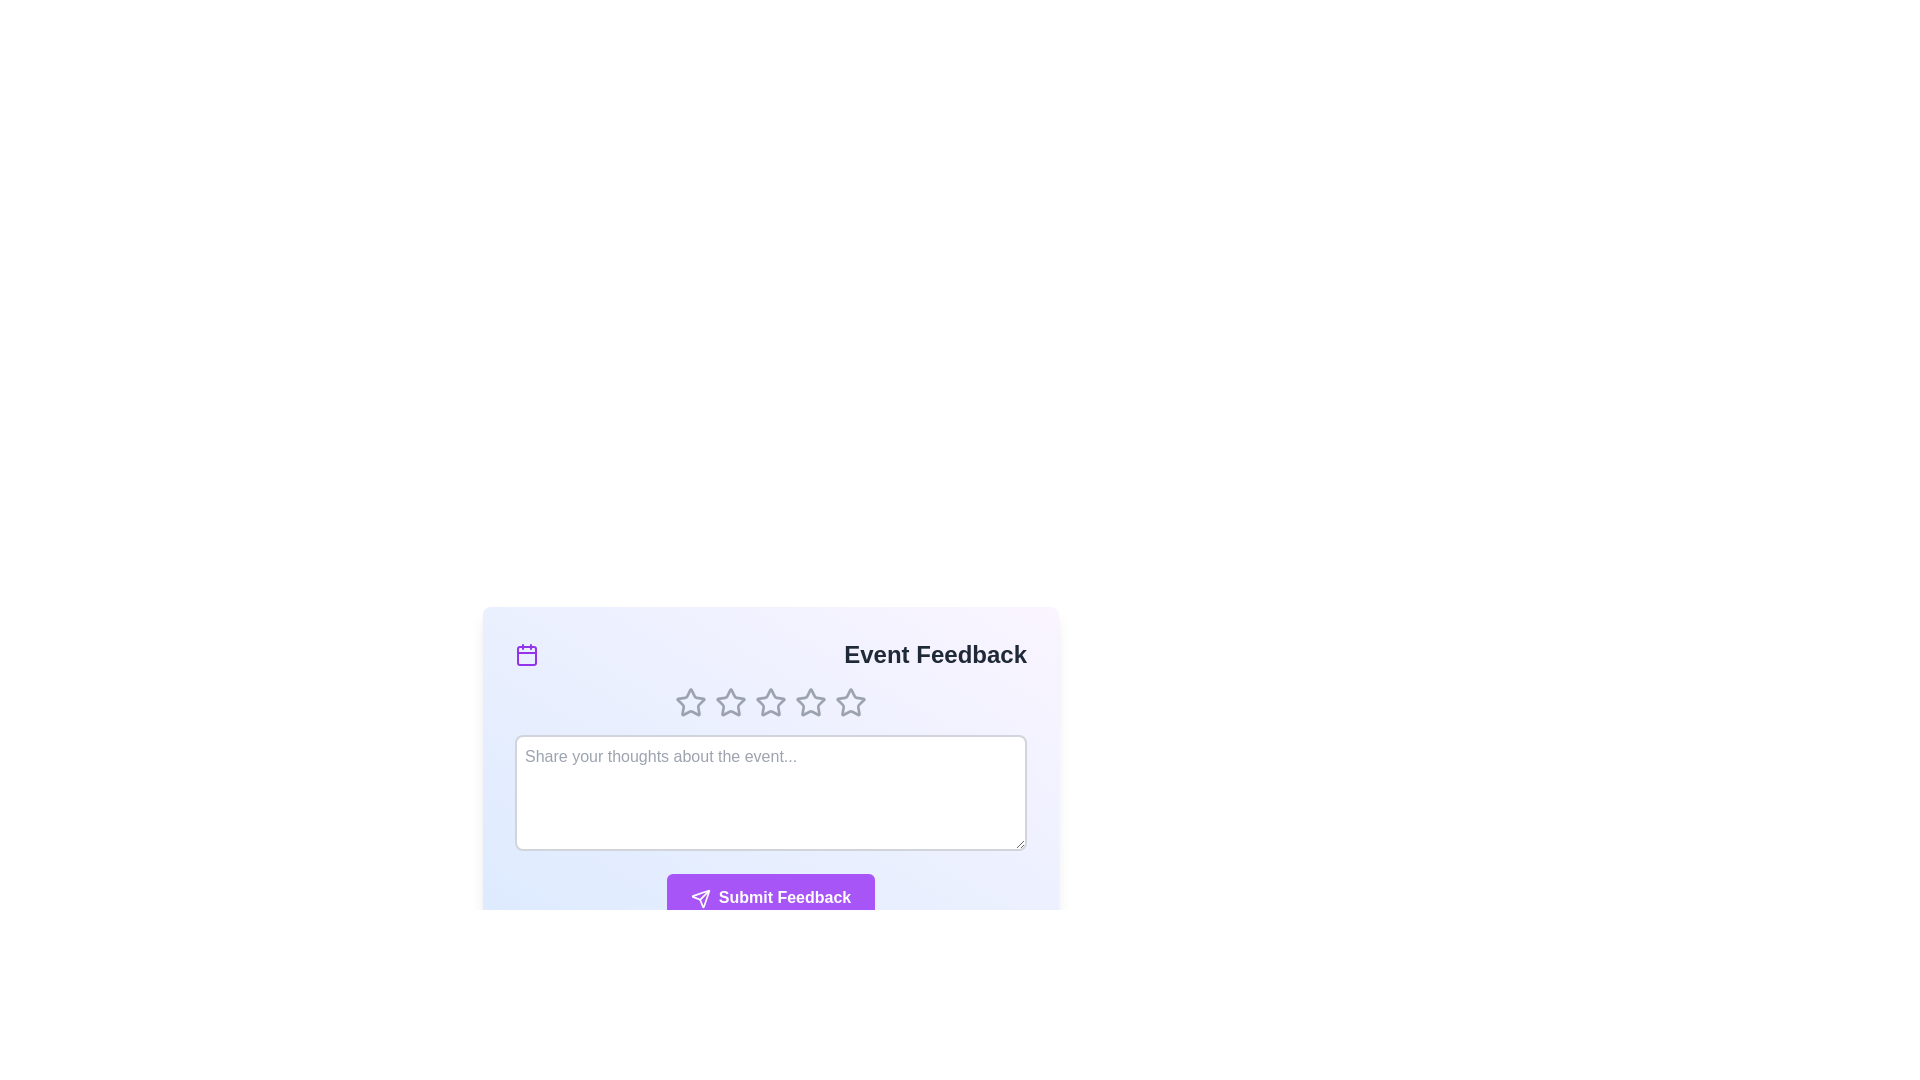 The height and width of the screenshot is (1080, 1920). What do you see at coordinates (729, 701) in the screenshot?
I see `the second star icon in the rating system` at bounding box center [729, 701].